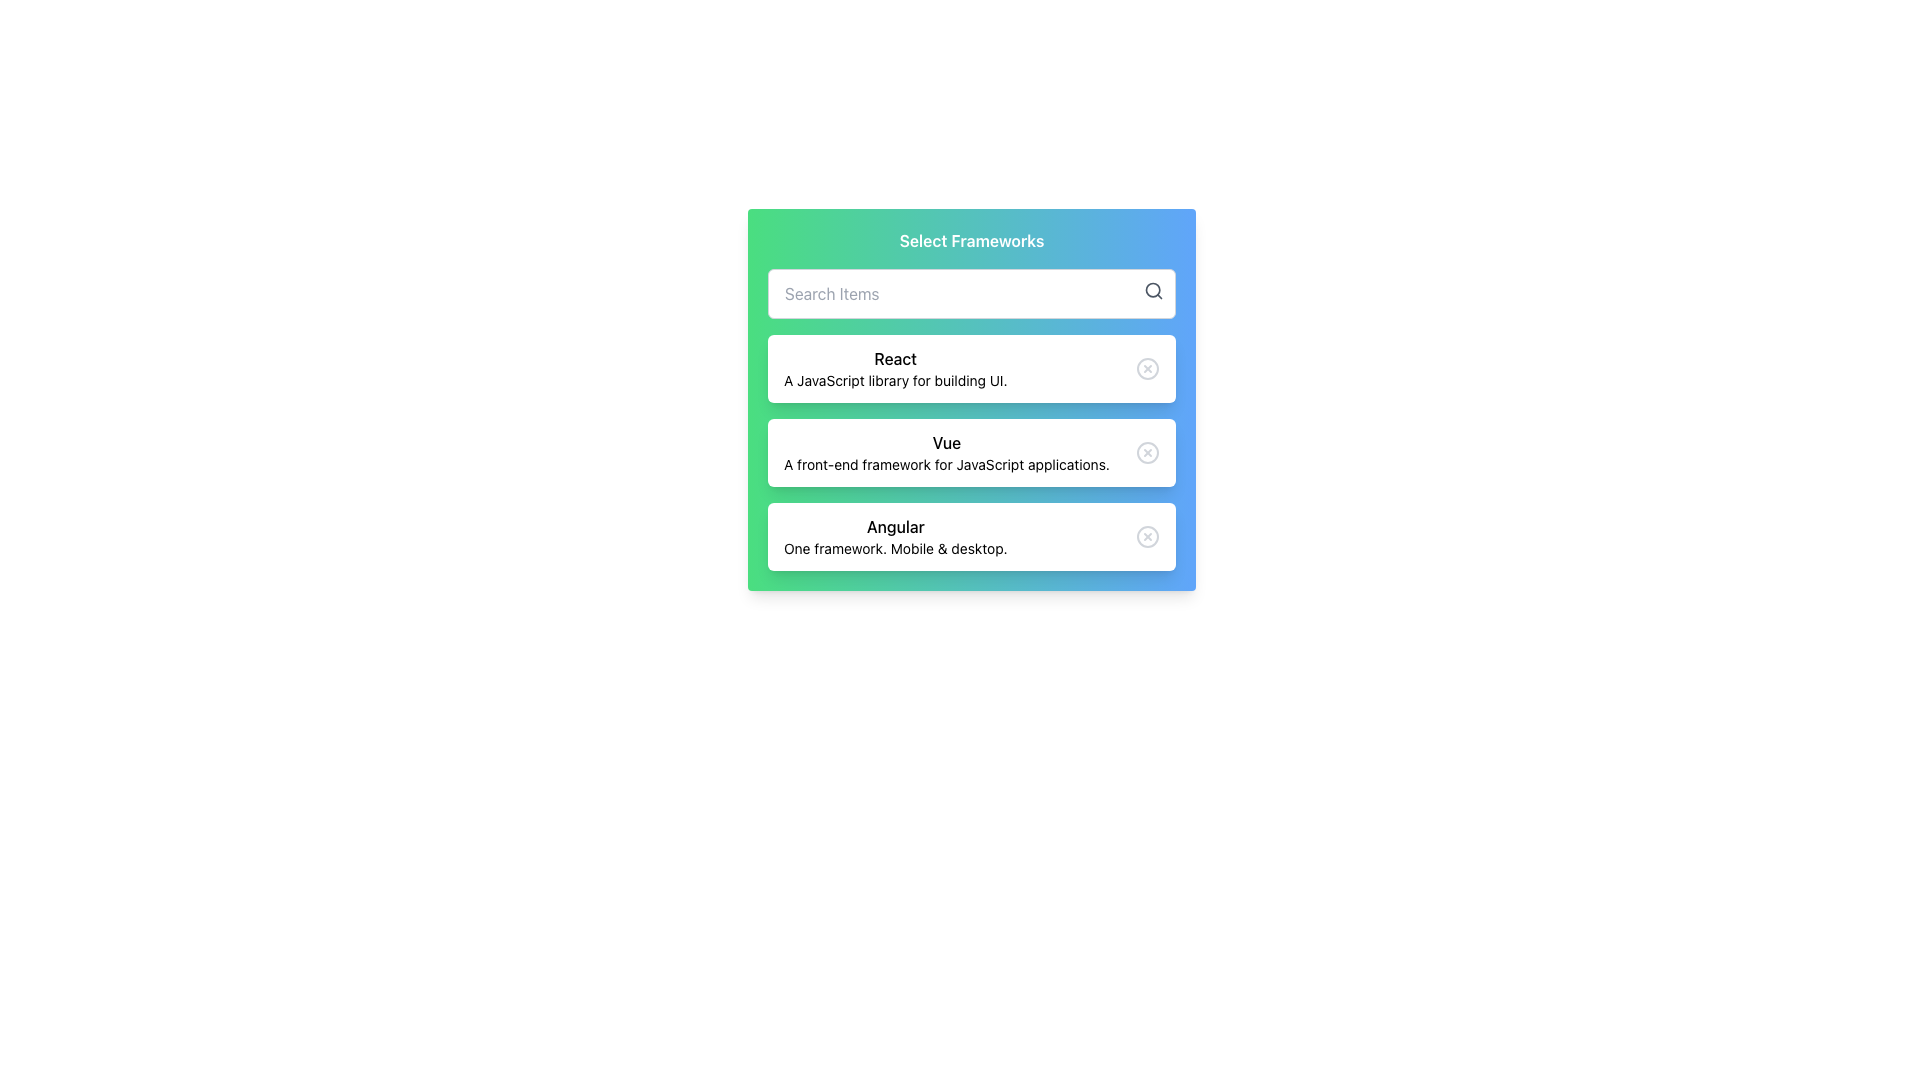 This screenshot has width=1920, height=1080. What do you see at coordinates (1147, 535) in the screenshot?
I see `the small circular icon button with an 'X' inside, located in the top-right corner of the 'Angular' card under the 'Select Frameworks' section` at bounding box center [1147, 535].